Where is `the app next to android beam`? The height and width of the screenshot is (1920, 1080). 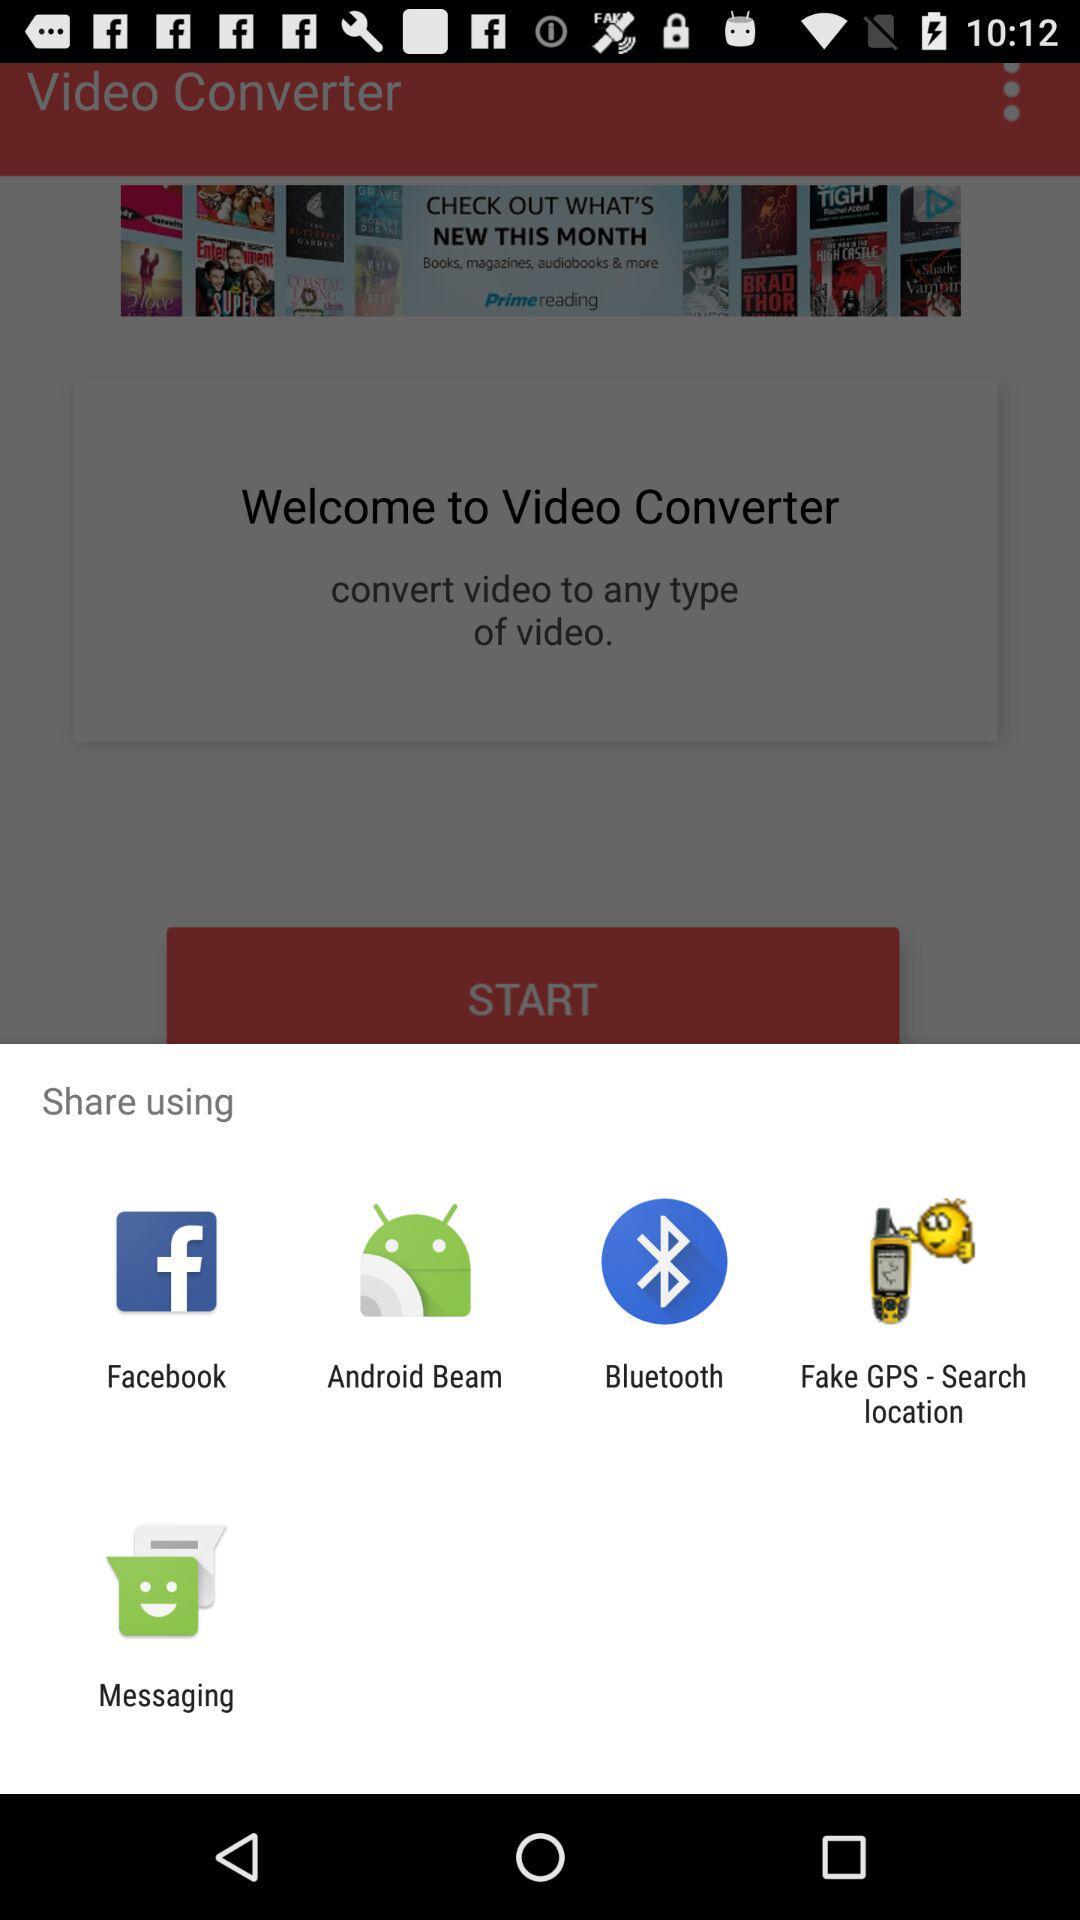
the app next to android beam is located at coordinates (165, 1392).